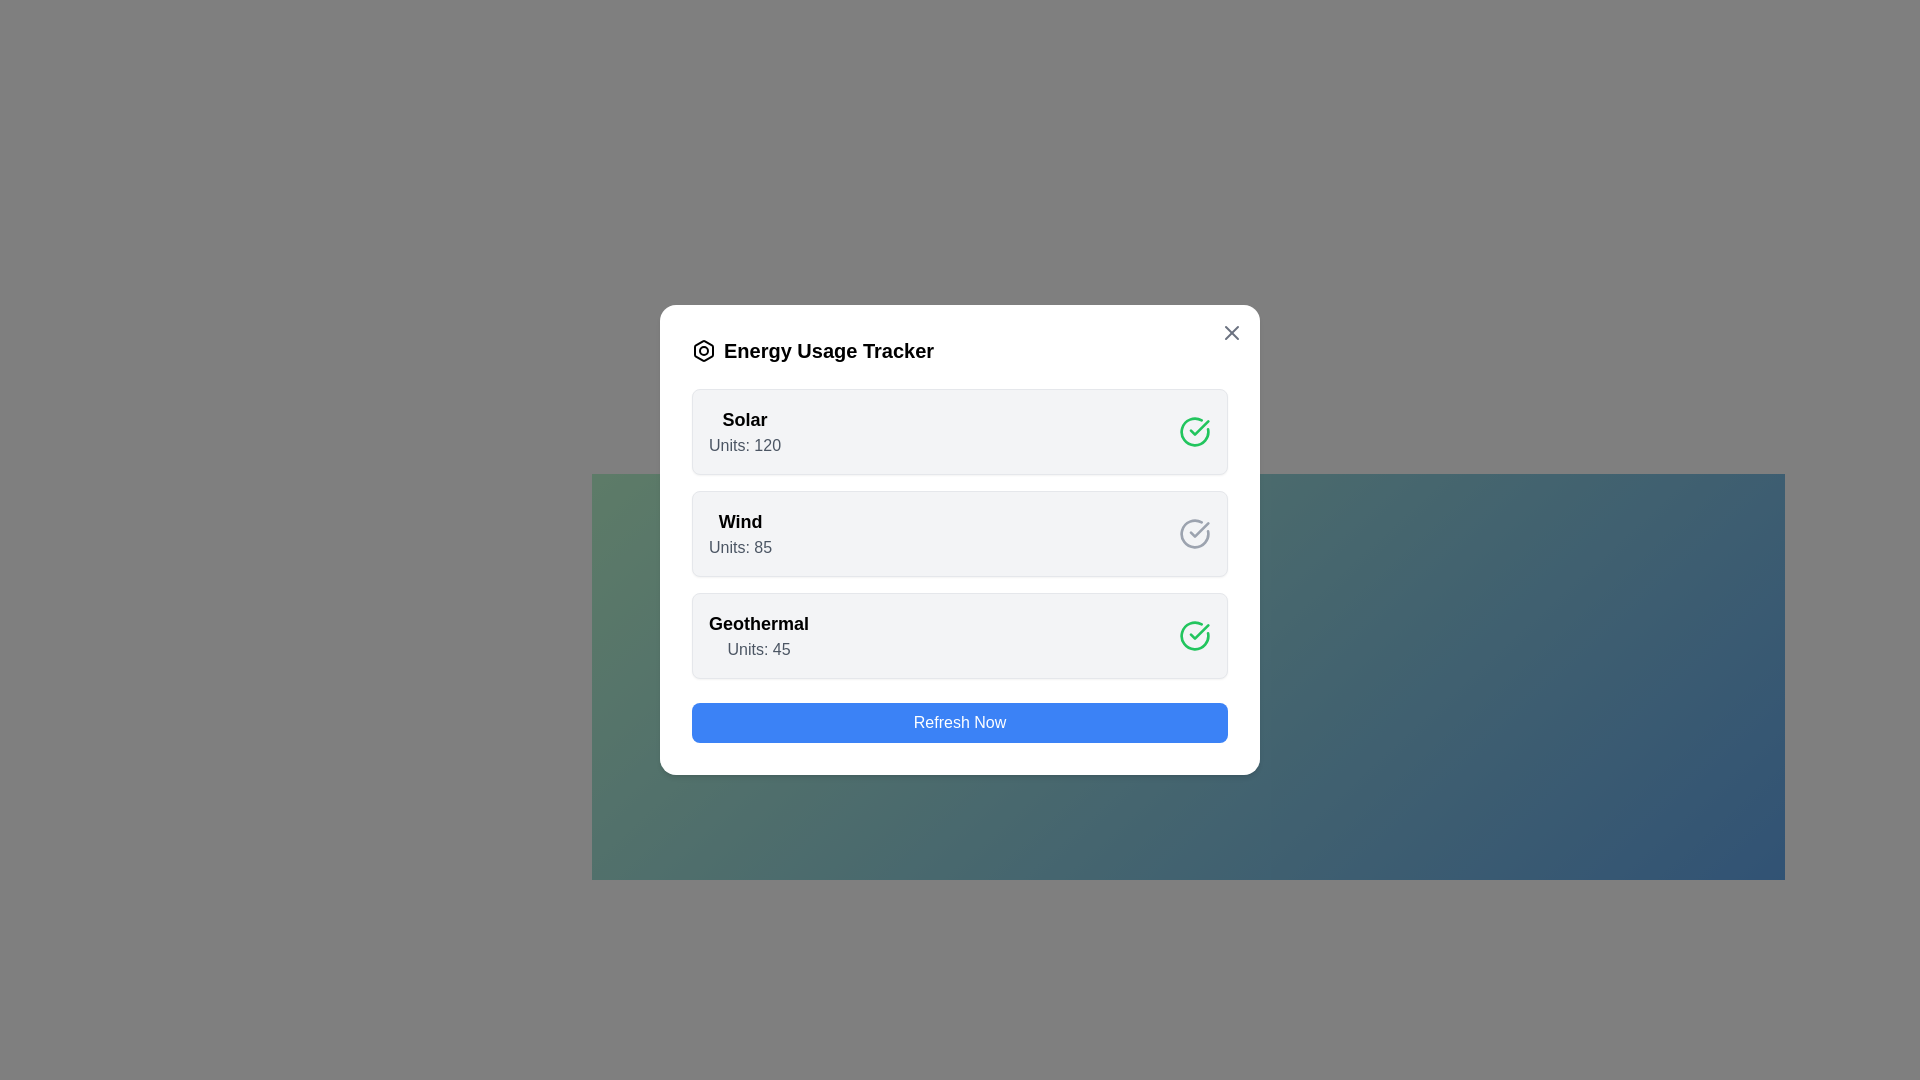 The width and height of the screenshot is (1920, 1080). Describe the element at coordinates (743, 431) in the screenshot. I see `the text display element that shows energy usage statistics for 'Solar', which indicates 'Units: 120'` at that location.